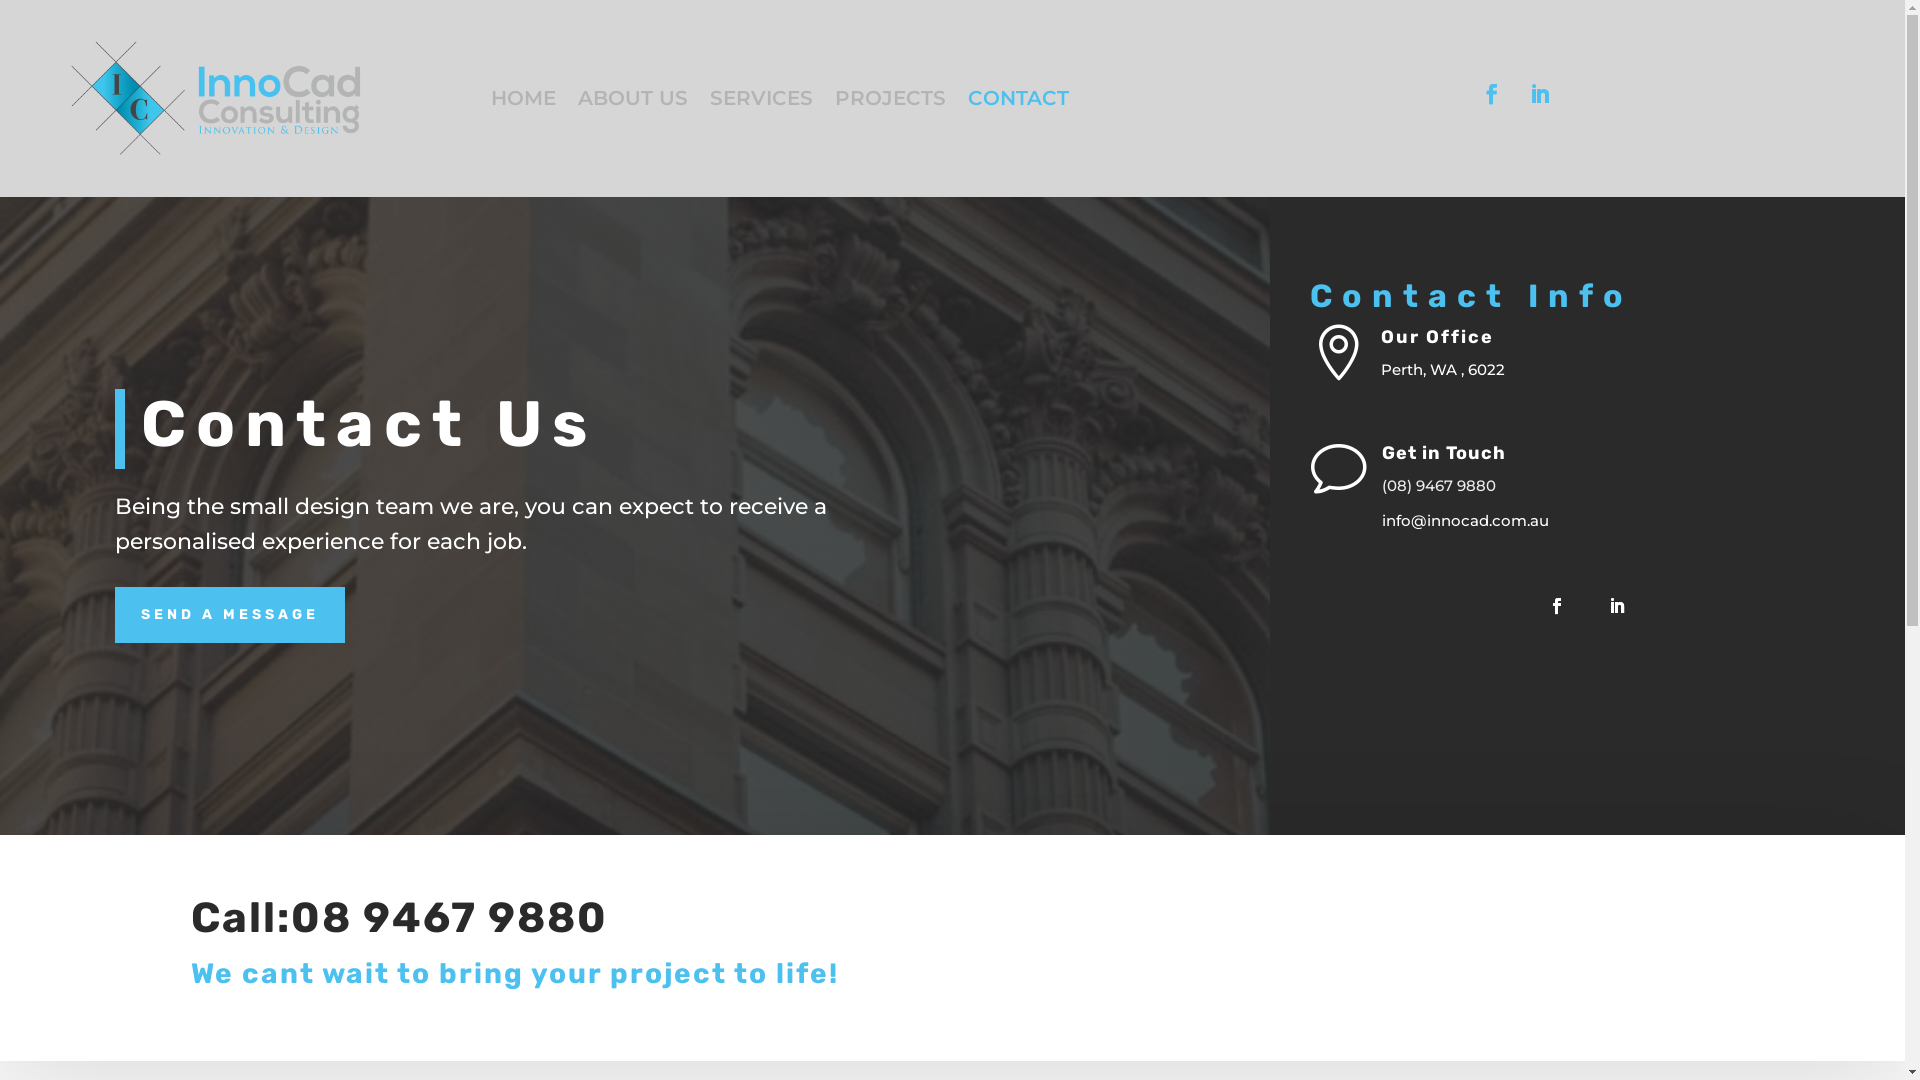  I want to click on 'Follow on LinkedIn', so click(1539, 93).